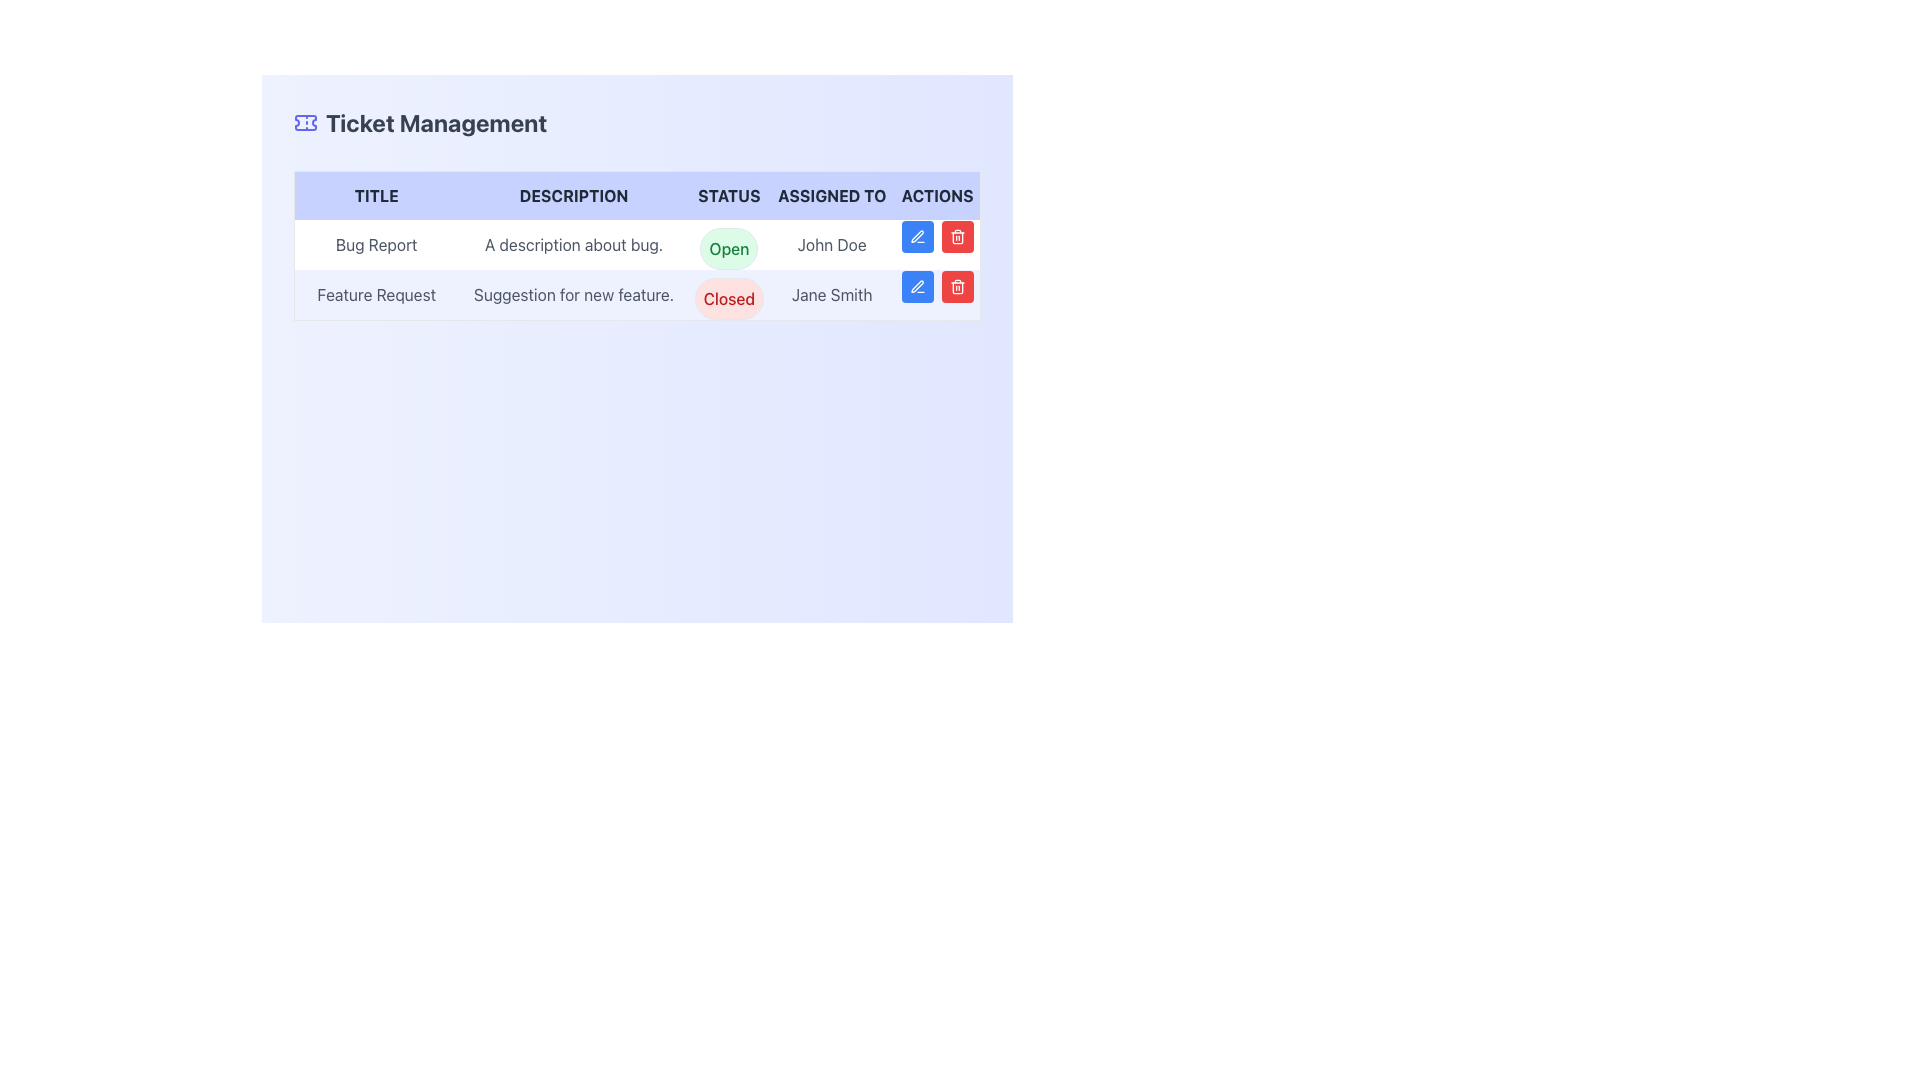 This screenshot has width=1920, height=1080. What do you see at coordinates (956, 286) in the screenshot?
I see `the deletion button in the 'Actions' column of the second row in the table for the 'Feature Request' entry` at bounding box center [956, 286].